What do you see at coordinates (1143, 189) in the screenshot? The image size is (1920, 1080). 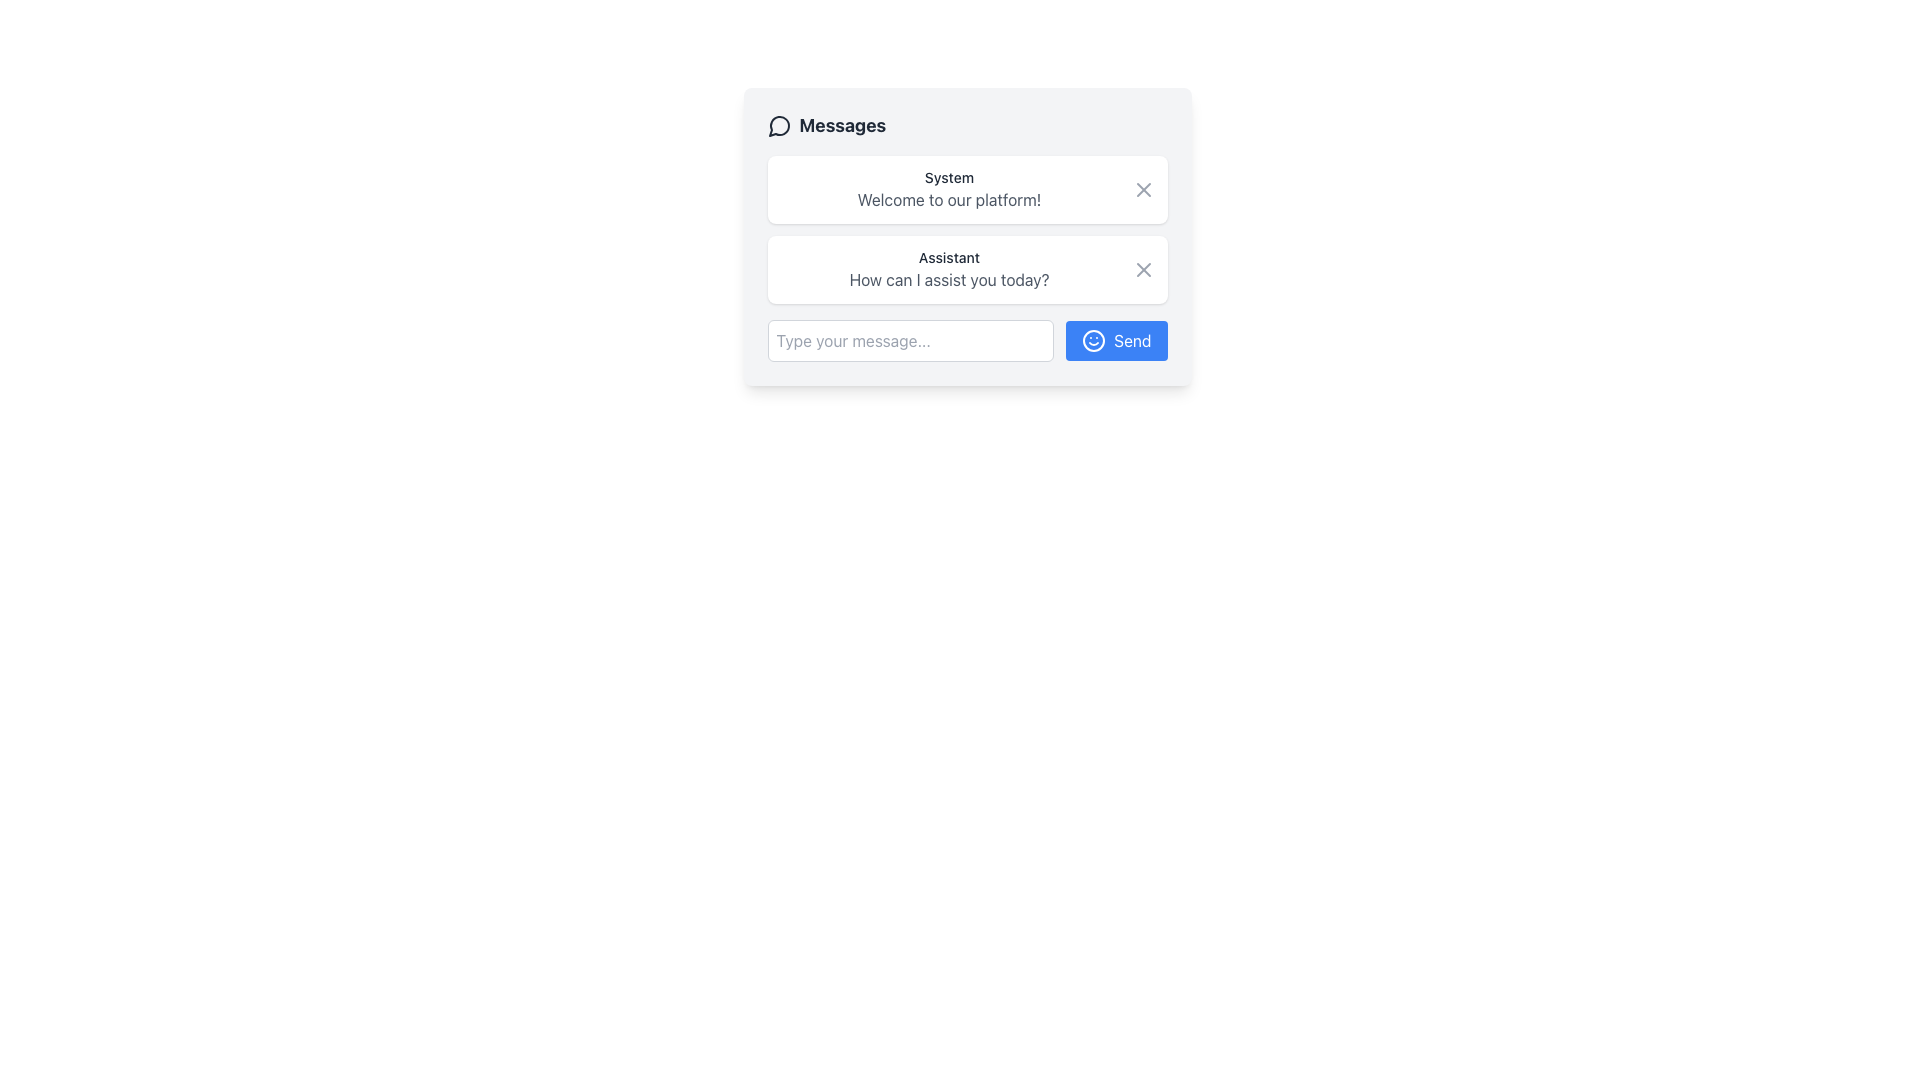 I see `the 'X' mark icon in the header row of the chat box interface` at bounding box center [1143, 189].